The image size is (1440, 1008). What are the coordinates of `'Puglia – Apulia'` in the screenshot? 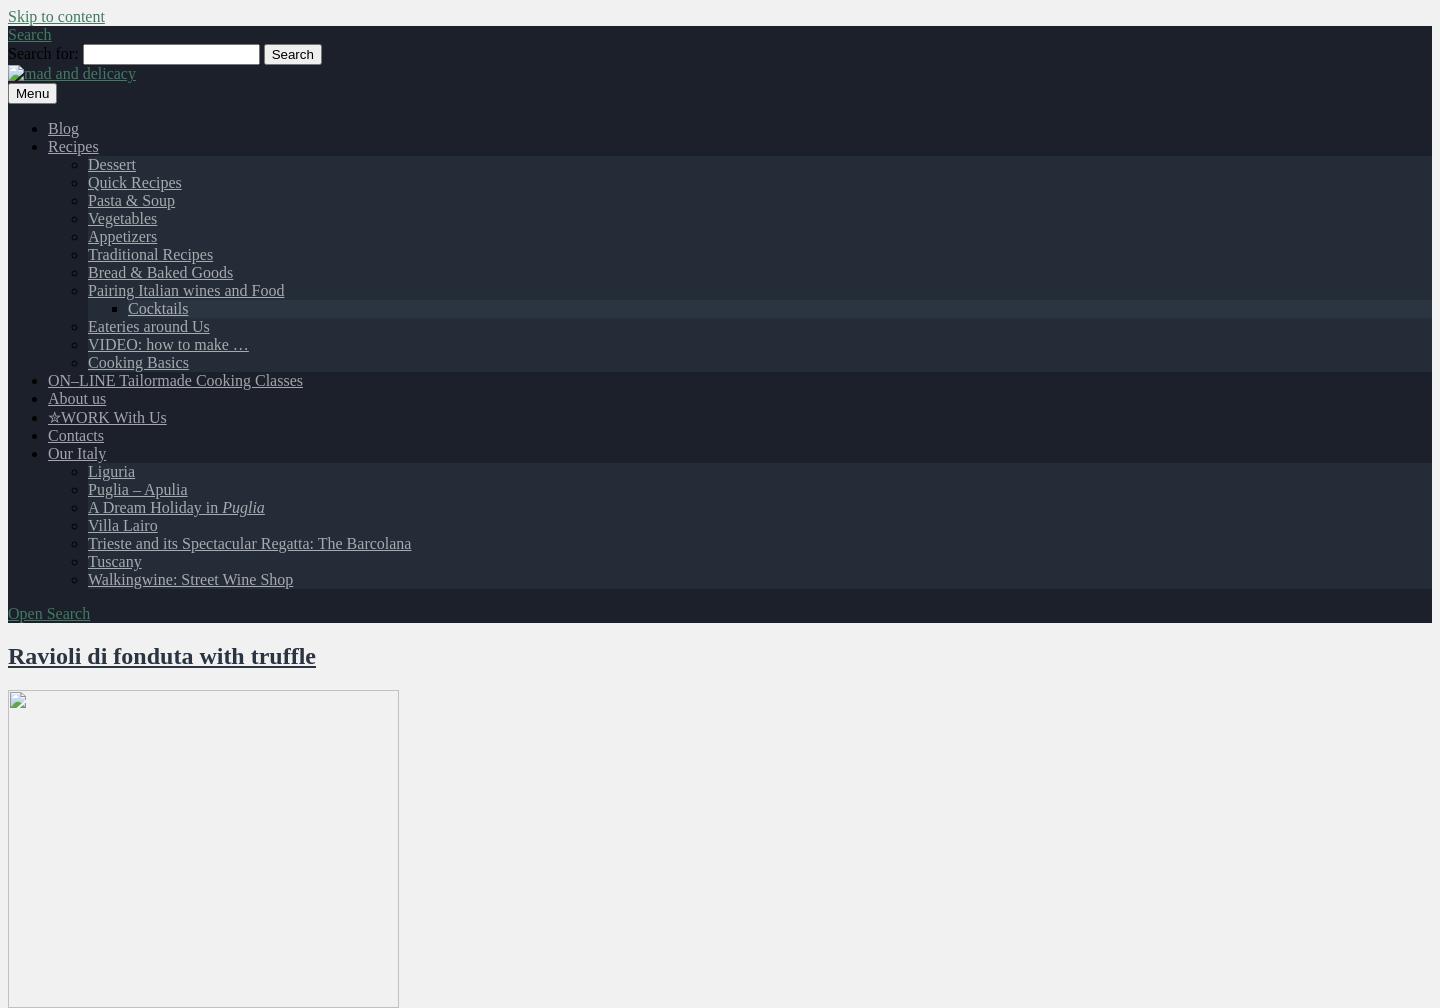 It's located at (136, 489).